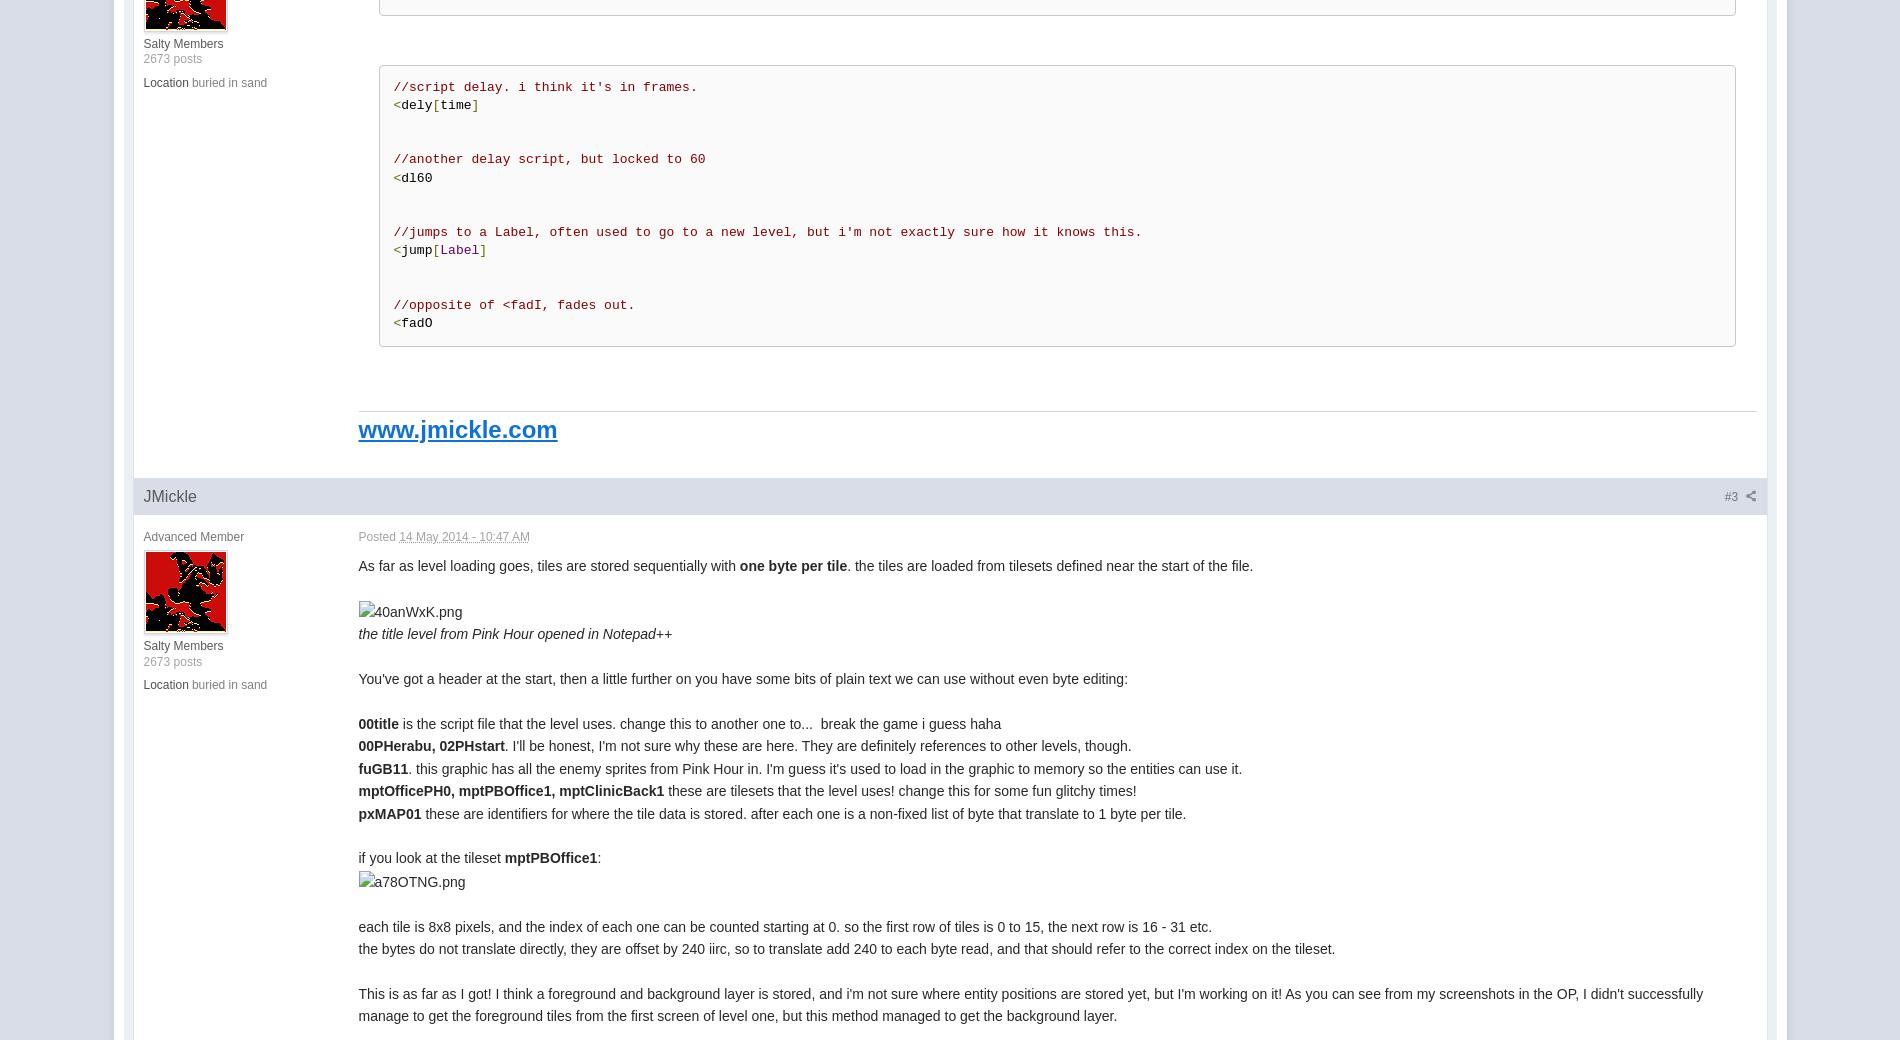 The width and height of the screenshot is (1900, 1040). What do you see at coordinates (456, 429) in the screenshot?
I see `'www.jmickle.com'` at bounding box center [456, 429].